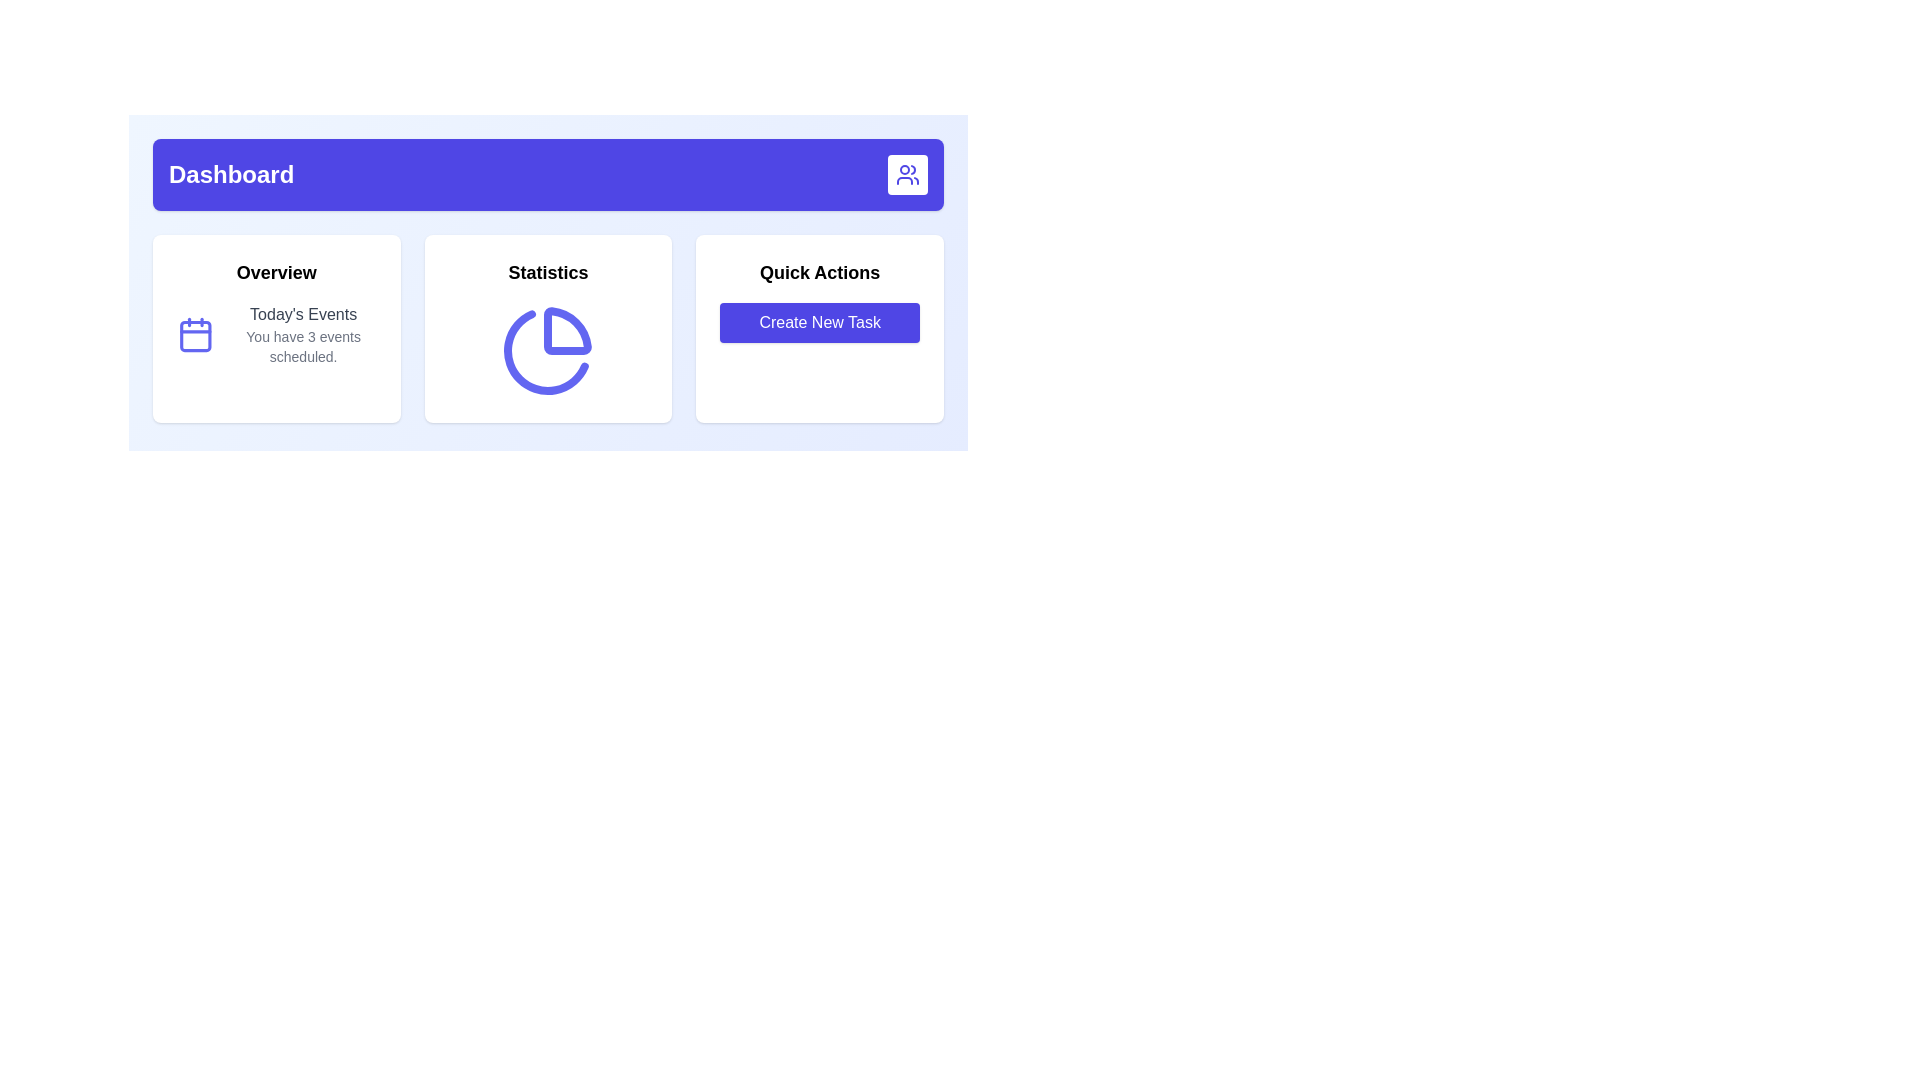 The height and width of the screenshot is (1080, 1920). Describe the element at coordinates (195, 334) in the screenshot. I see `the 'Today's Events' icon` at that location.